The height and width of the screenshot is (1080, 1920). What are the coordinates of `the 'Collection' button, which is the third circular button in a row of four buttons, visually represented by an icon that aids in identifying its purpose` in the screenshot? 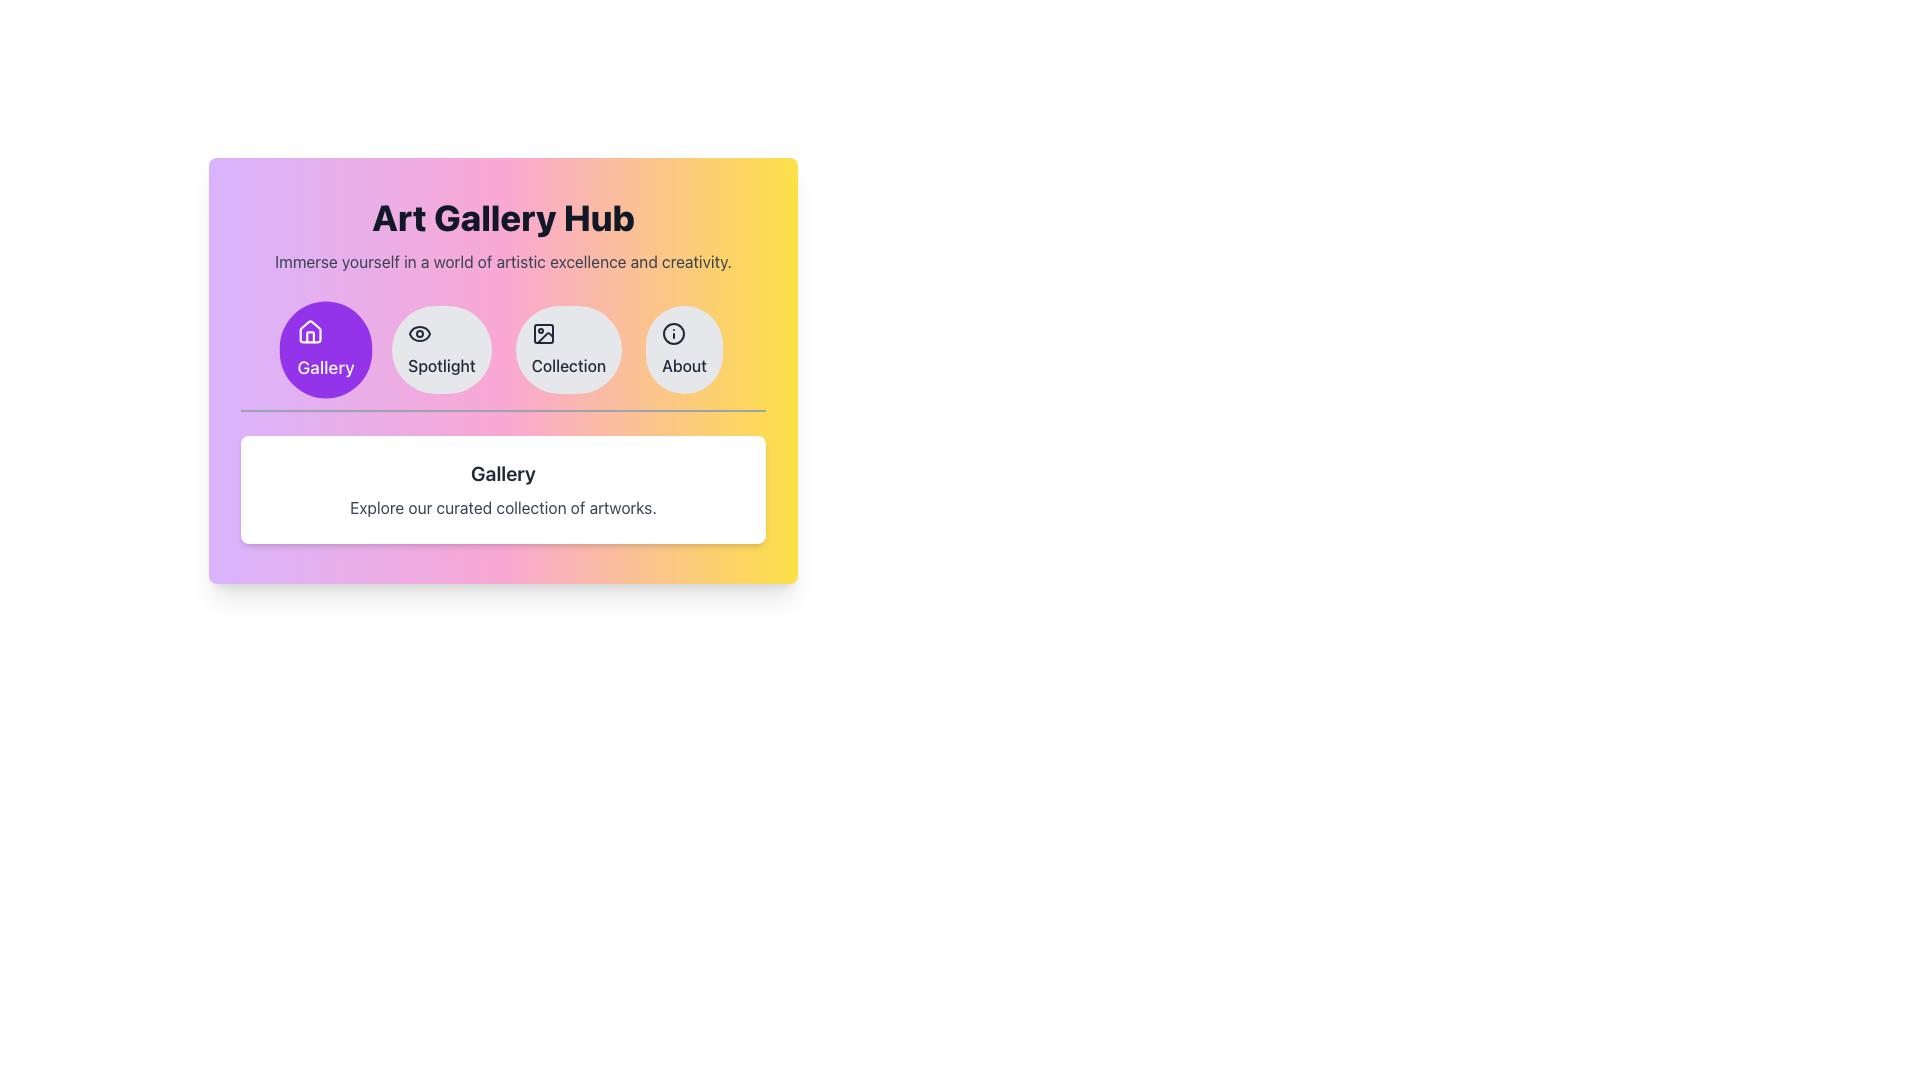 It's located at (543, 333).